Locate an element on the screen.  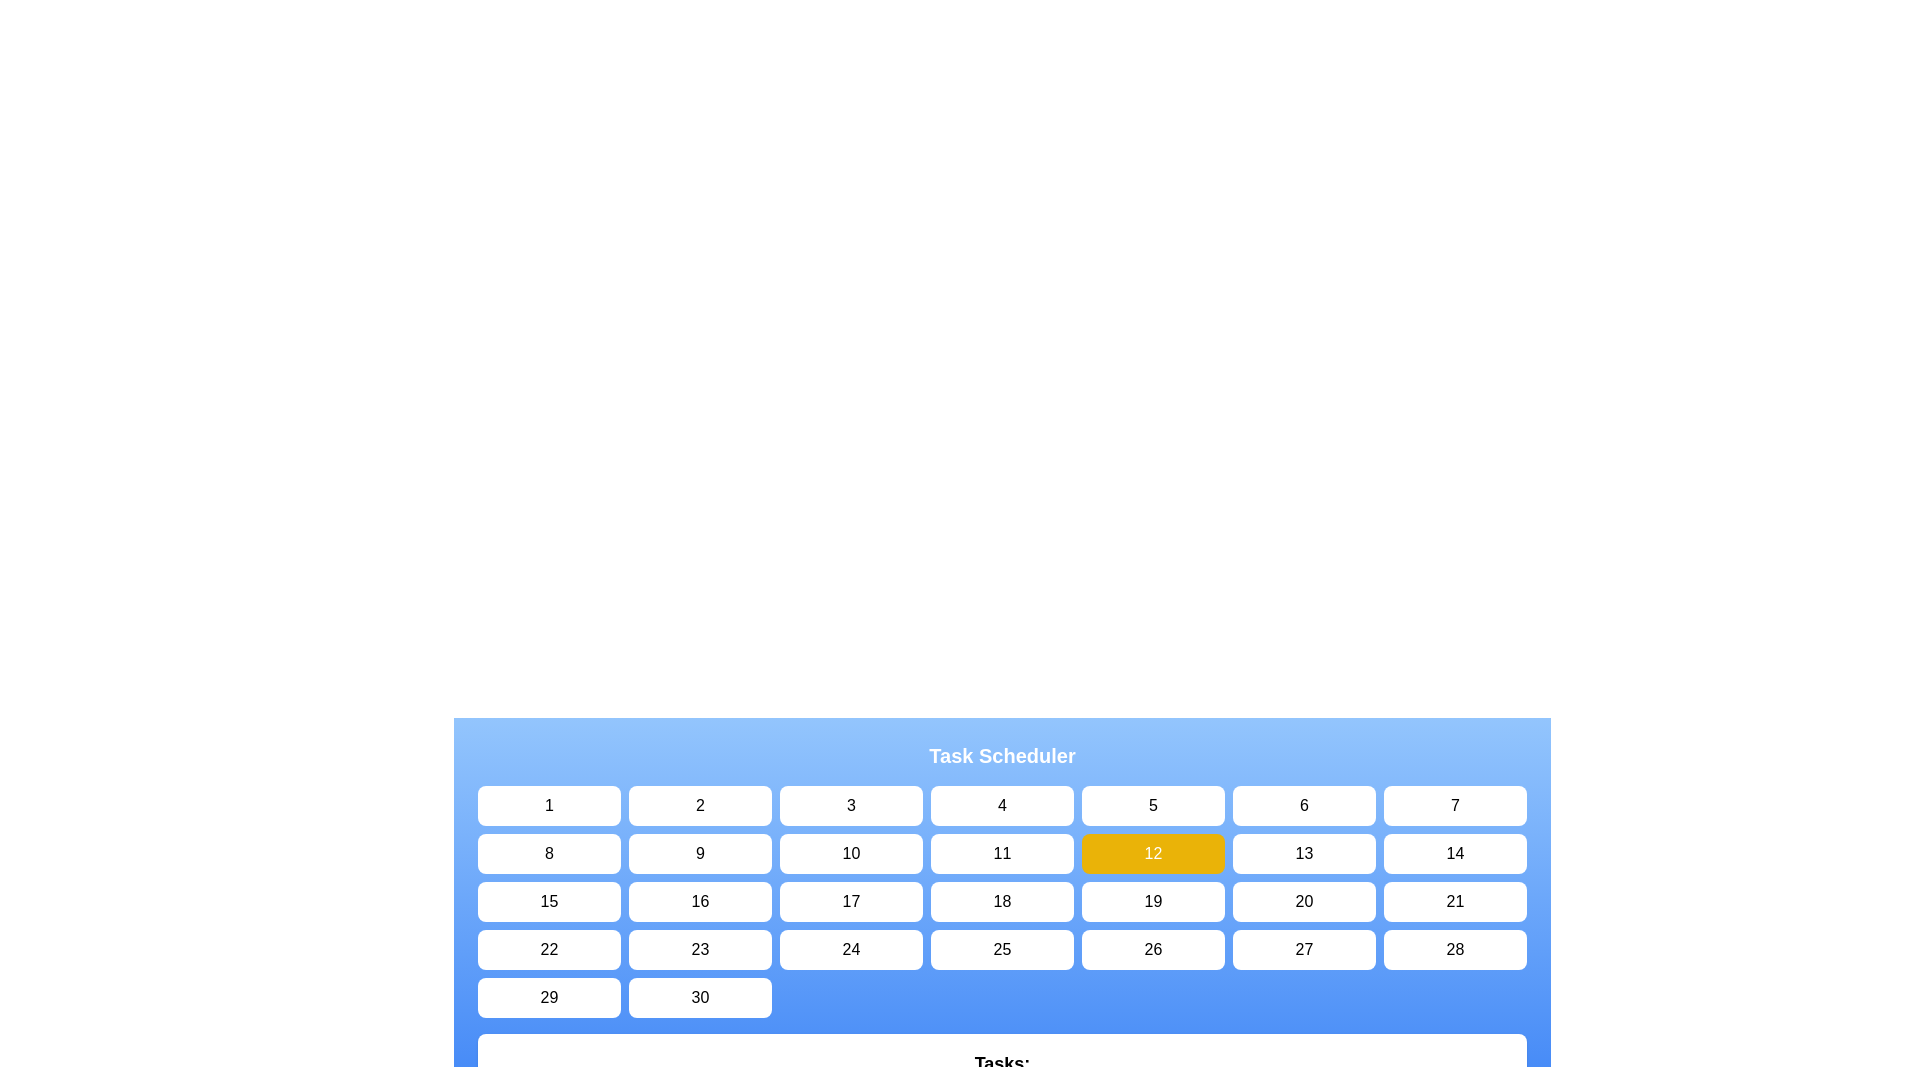
the button located in the second-row, first-column cell of the task scheduling interface for reordering or selection is located at coordinates (549, 853).